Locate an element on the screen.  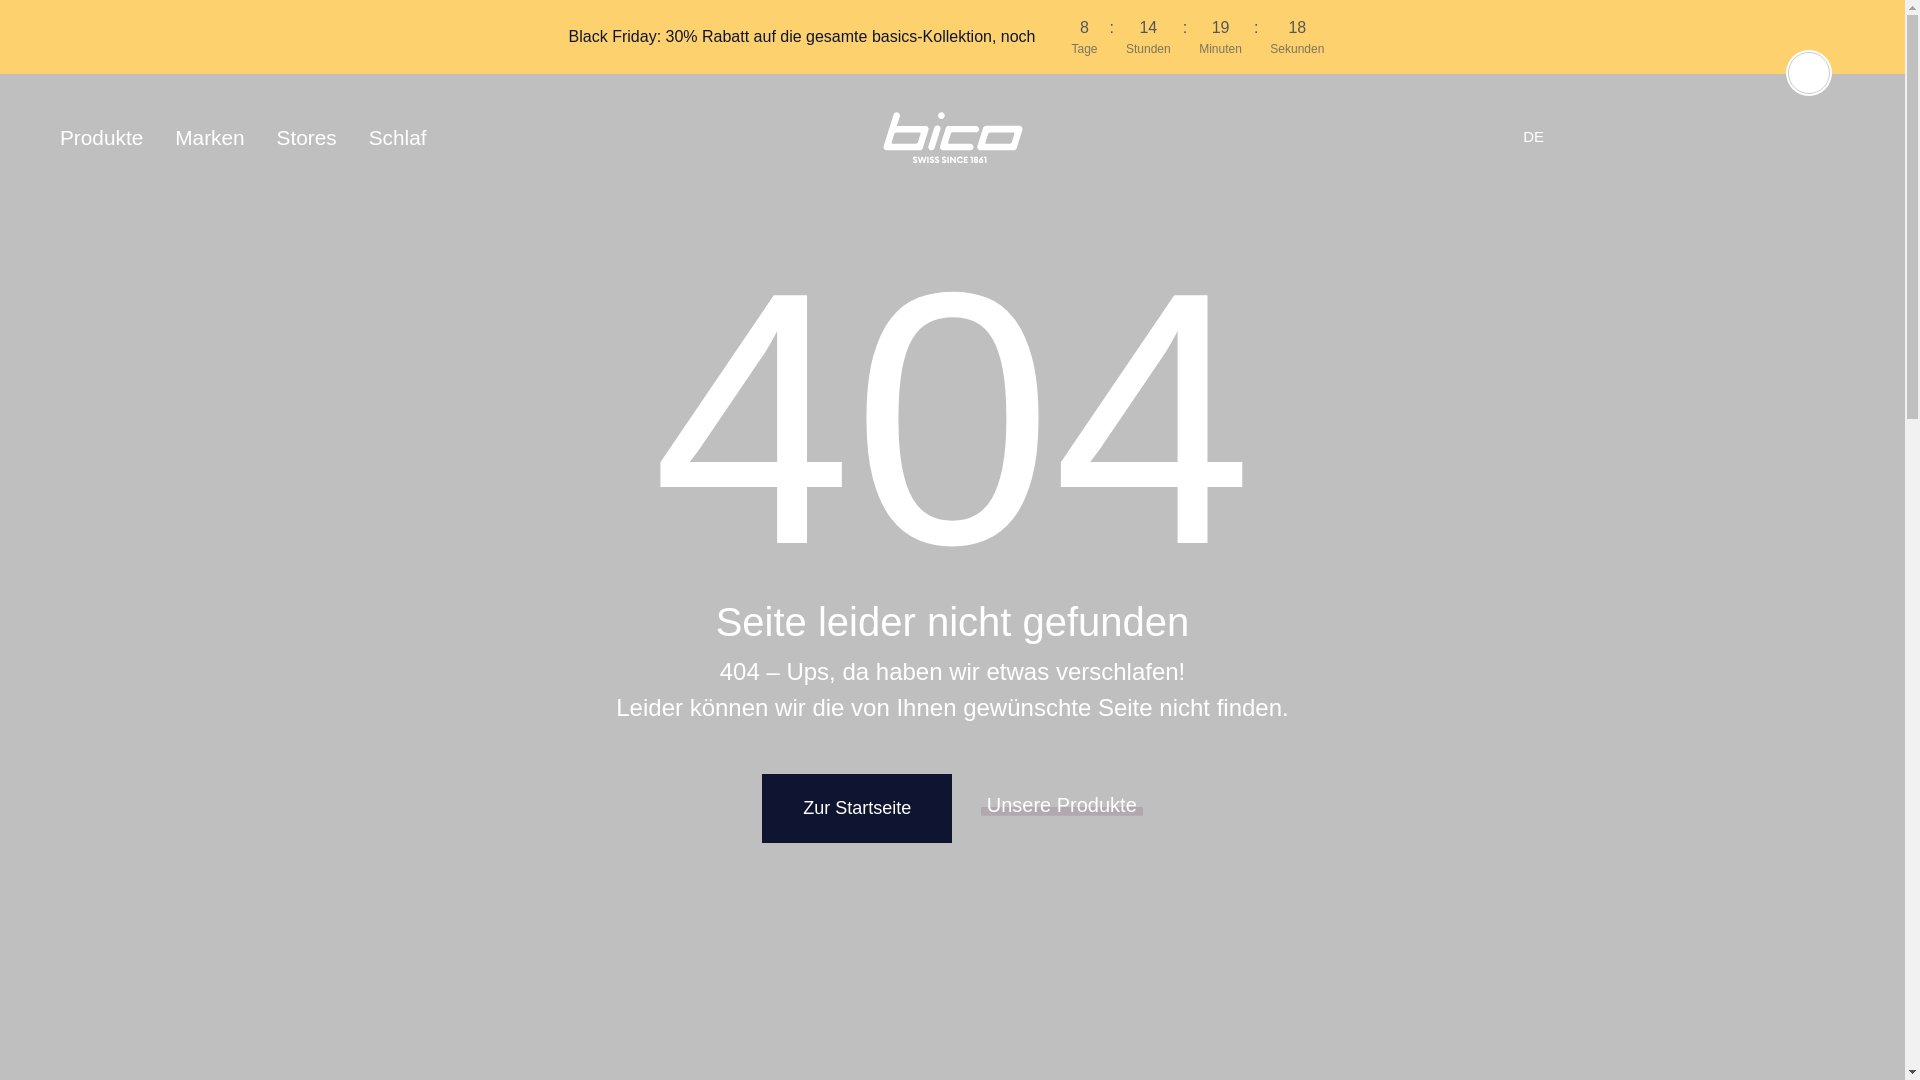
'Produkte' is located at coordinates (108, 136).